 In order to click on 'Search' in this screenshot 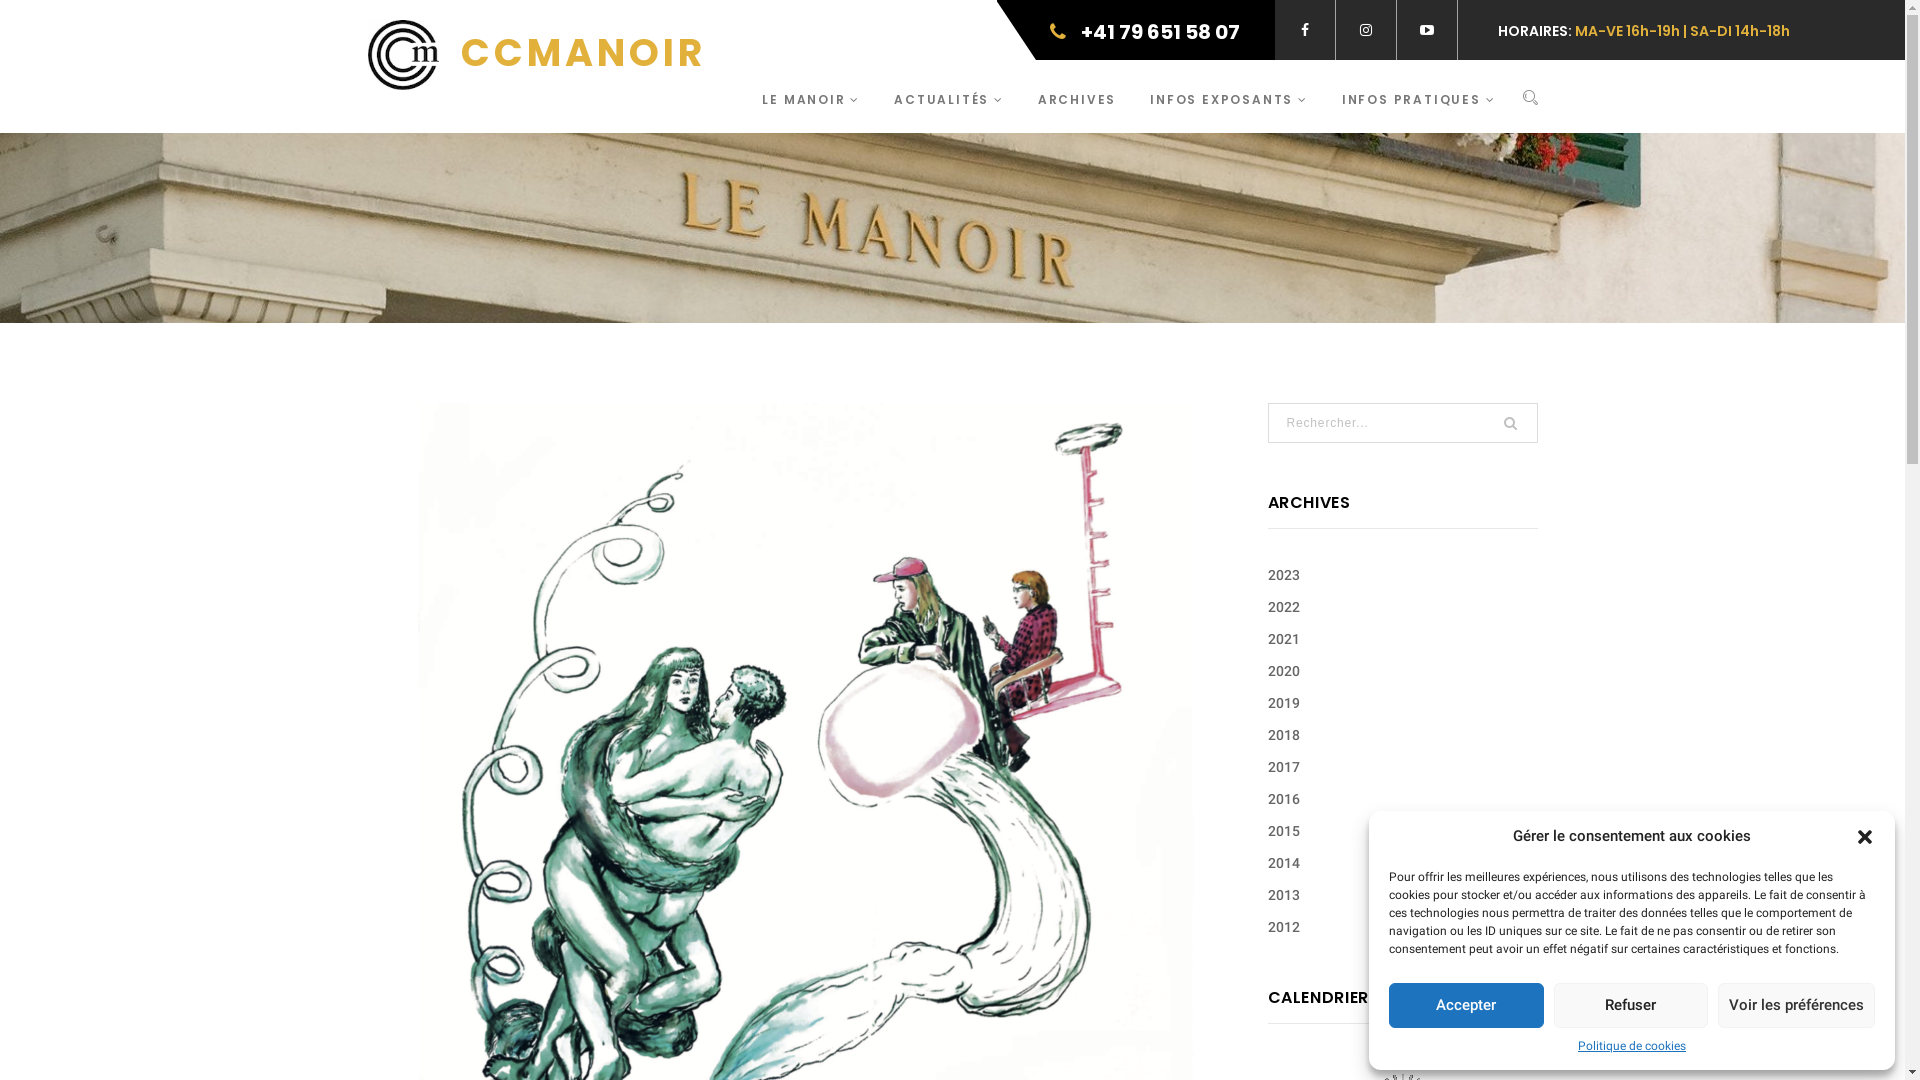, I will do `click(1528, 99)`.